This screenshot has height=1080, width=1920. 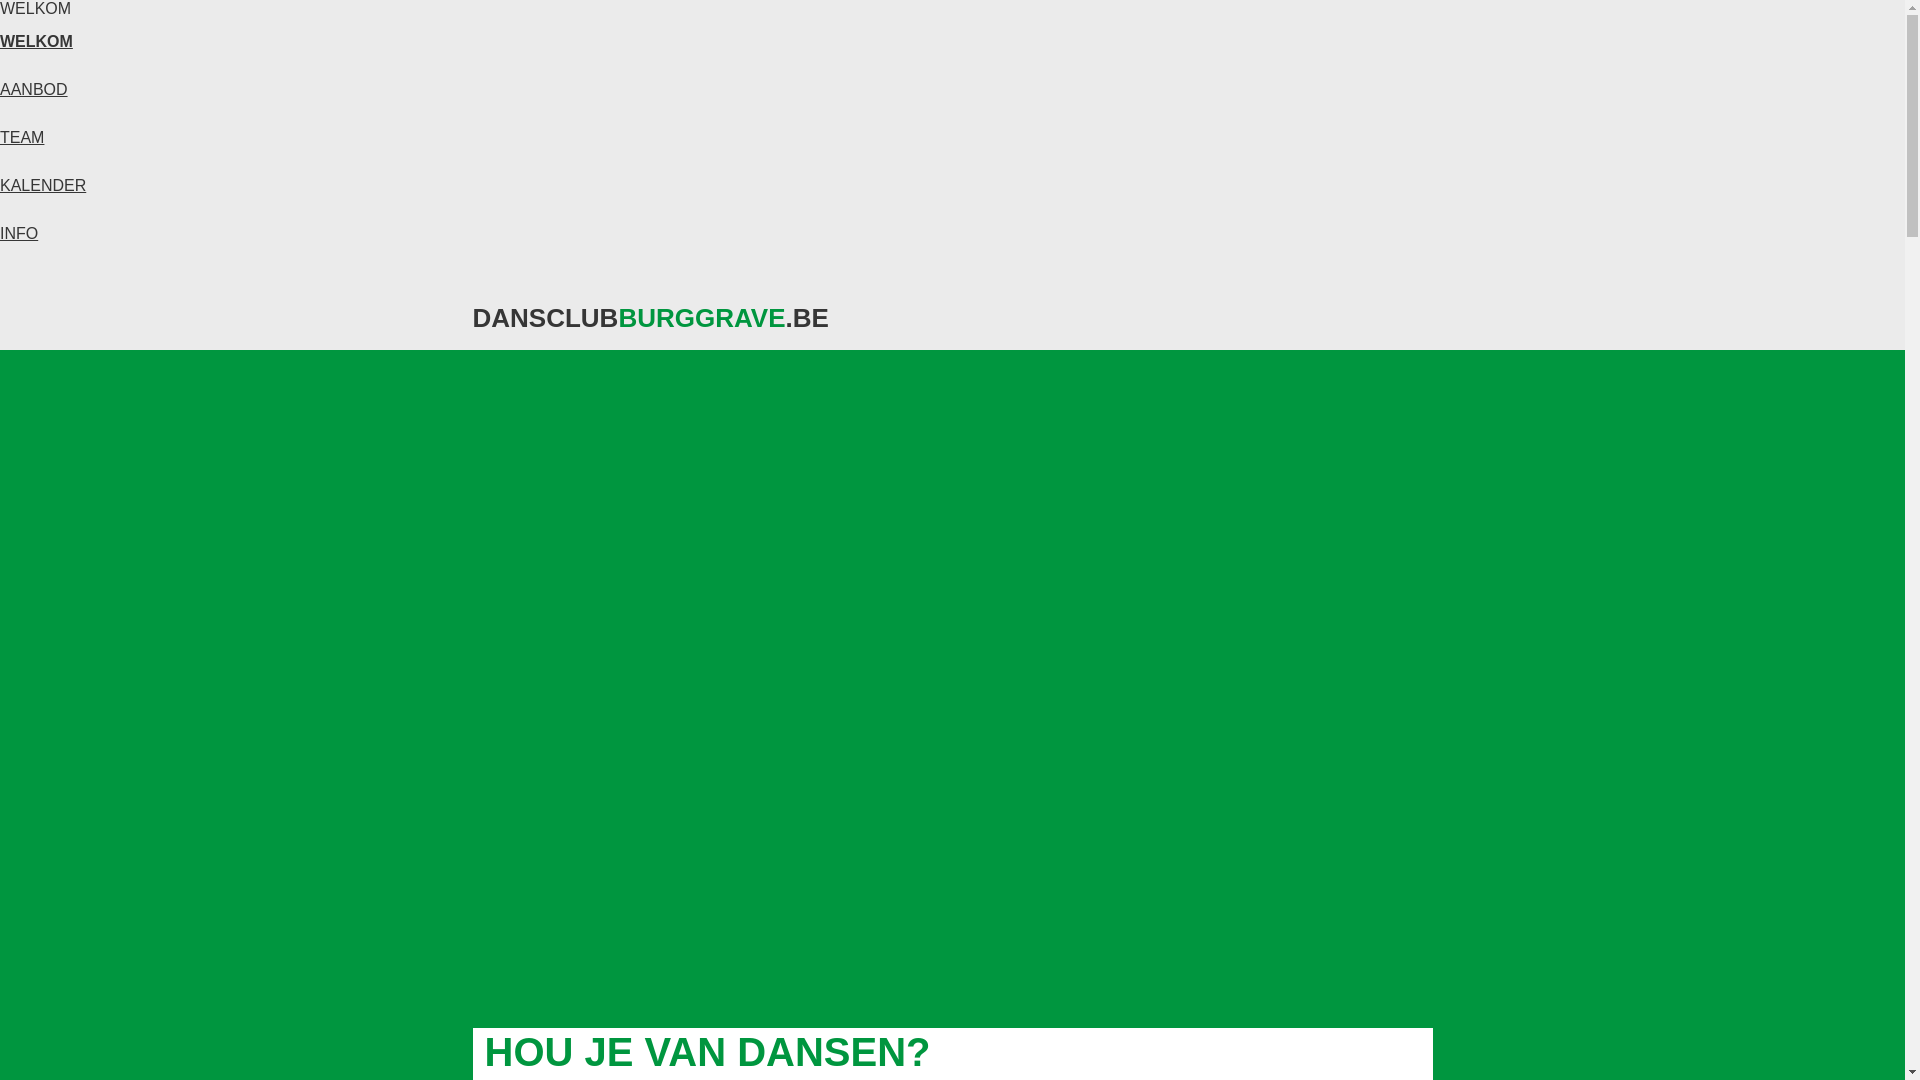 I want to click on 'AANBOD', so click(x=33, y=88).